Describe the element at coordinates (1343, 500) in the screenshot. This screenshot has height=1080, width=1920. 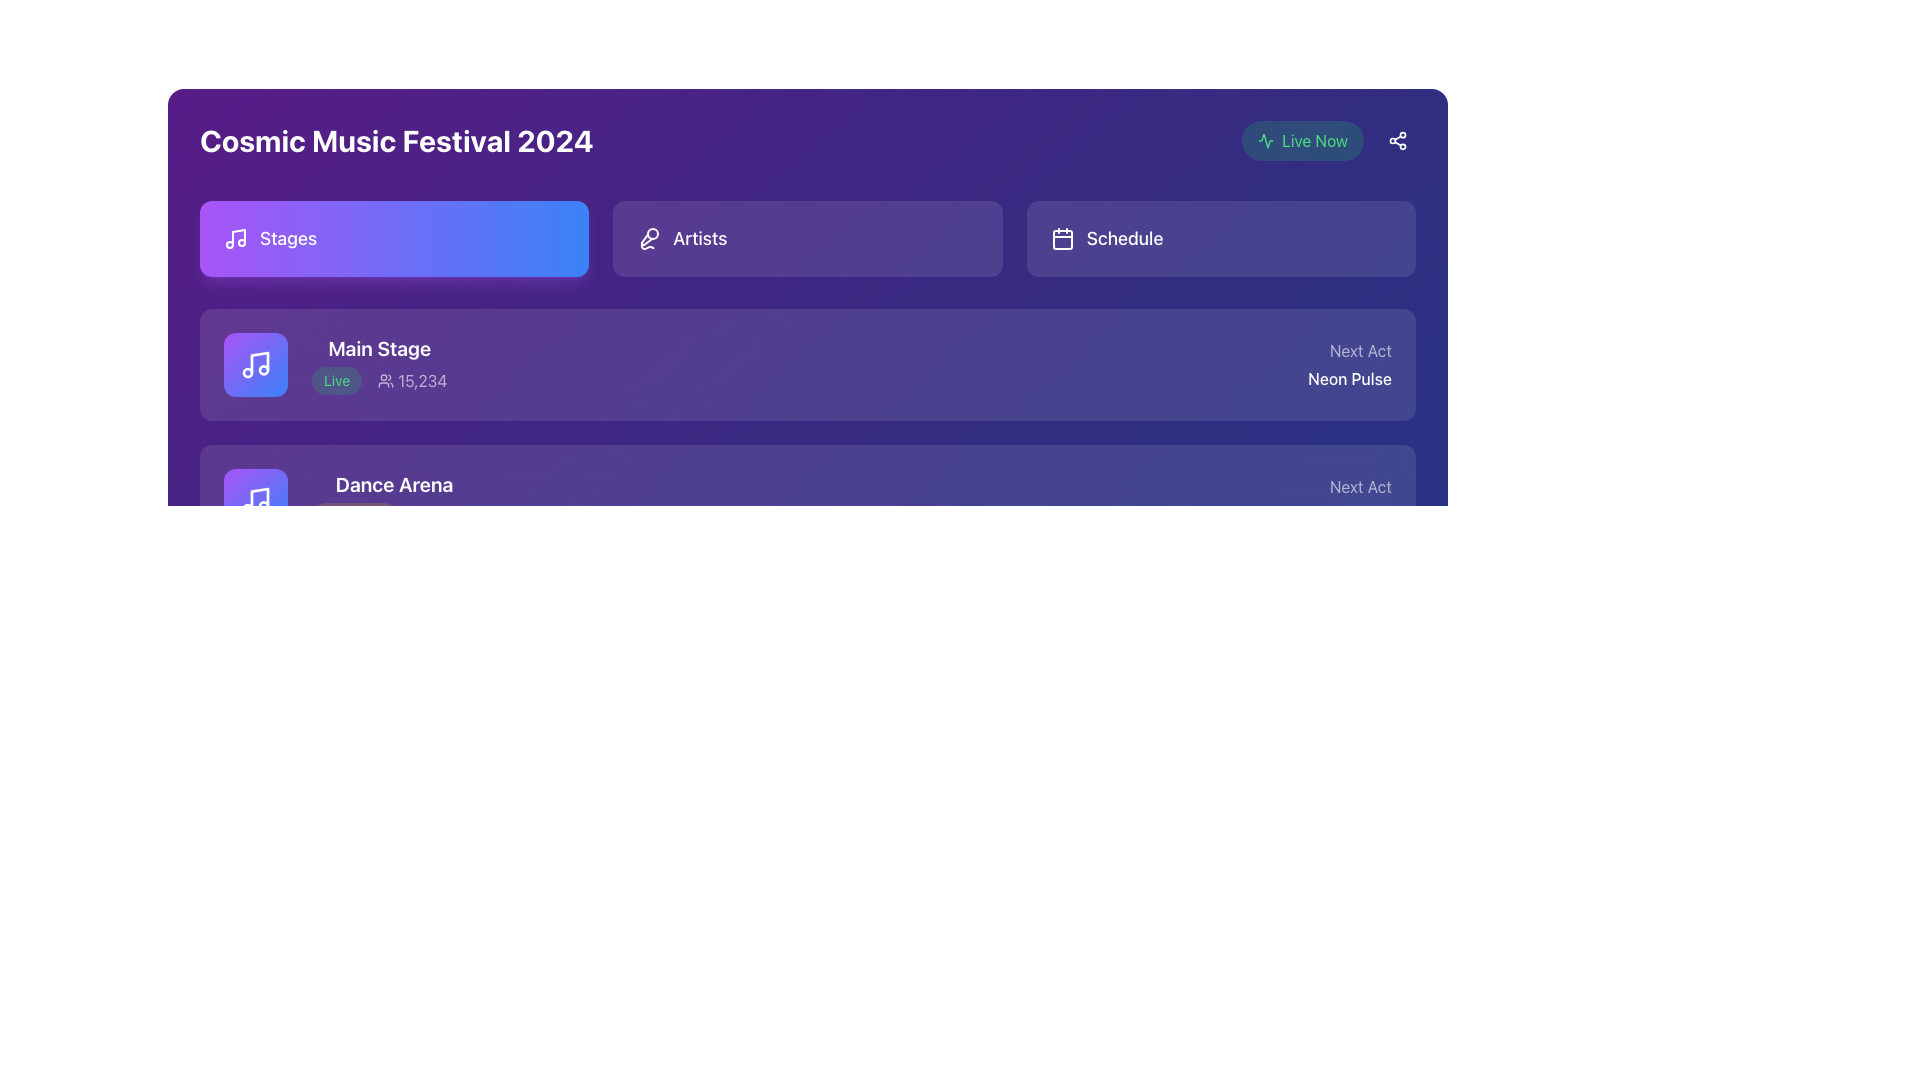
I see `the Text Label containing 'Next Act' and 'Bass Division' located in the rightmost part of the row corresponding to 'Dance Arena'` at that location.